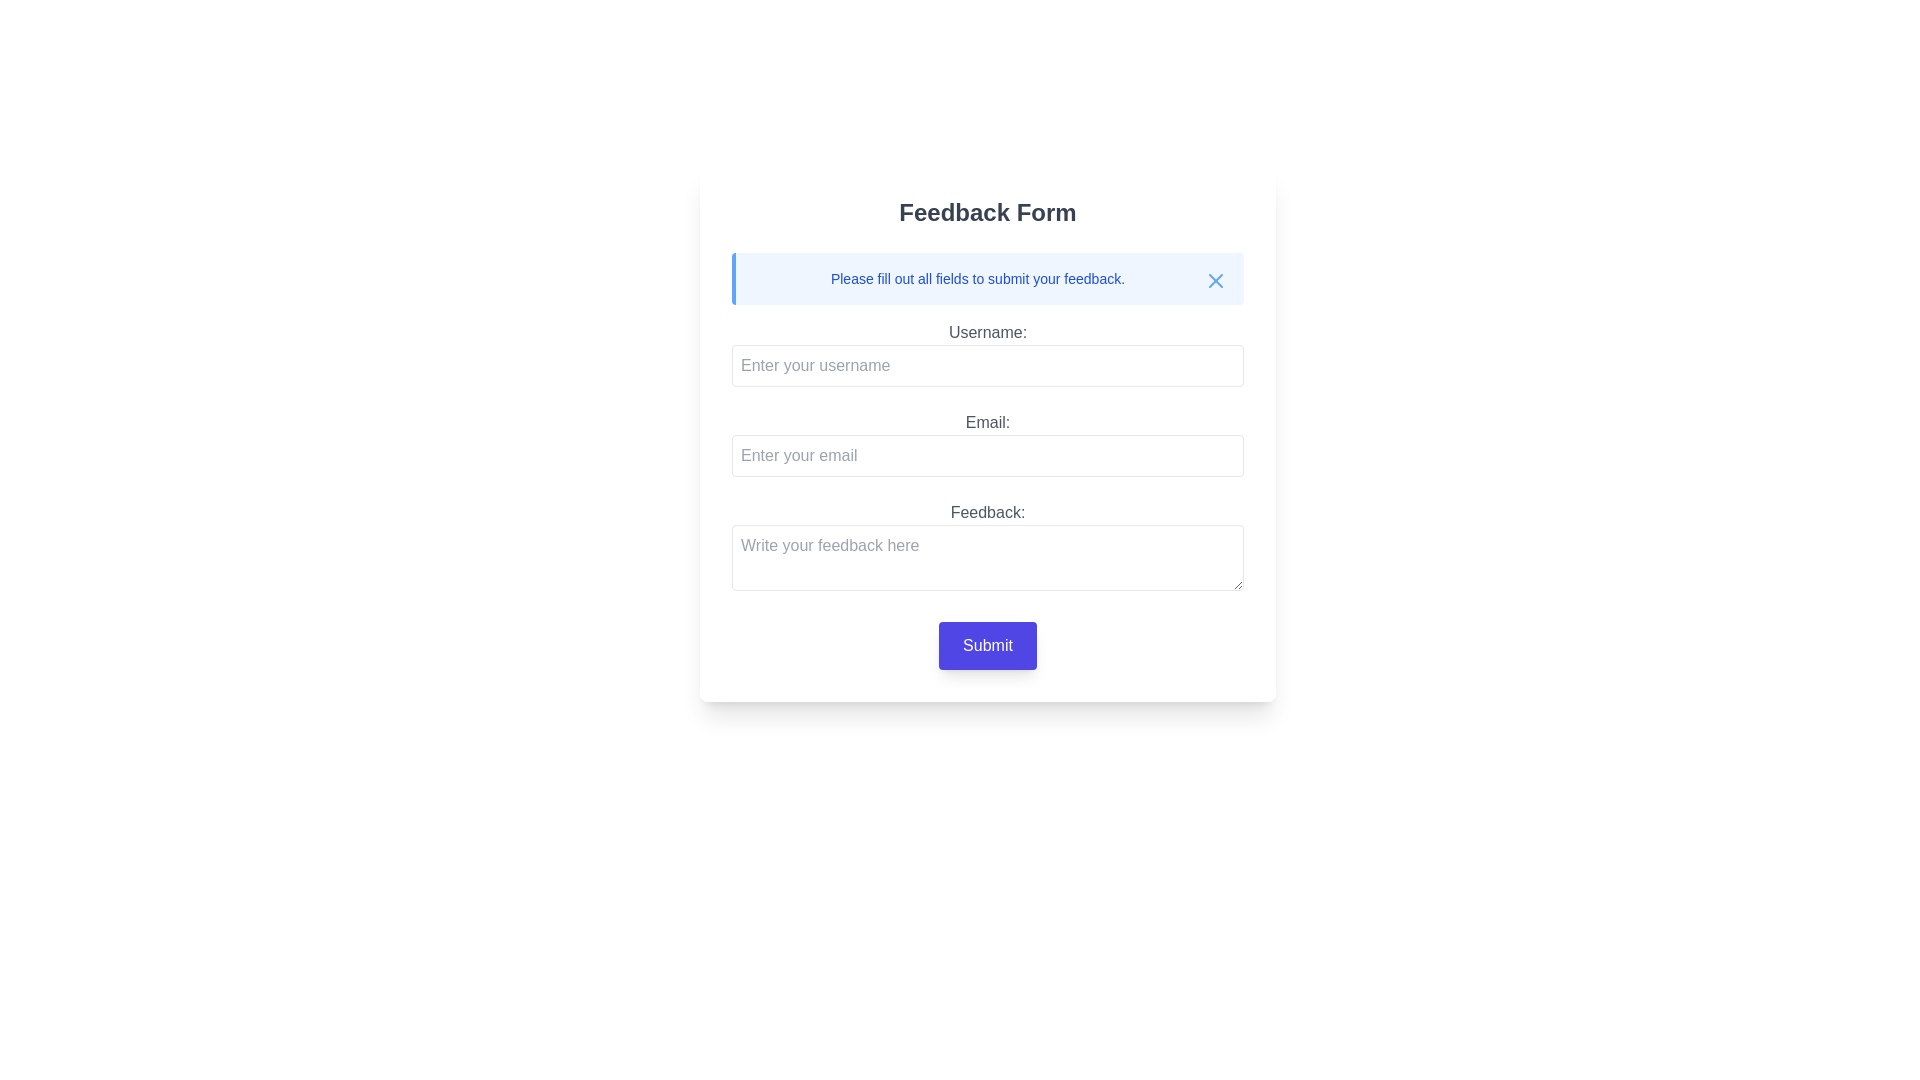  I want to click on the close button located at the far right of the notification banner, so click(1214, 281).